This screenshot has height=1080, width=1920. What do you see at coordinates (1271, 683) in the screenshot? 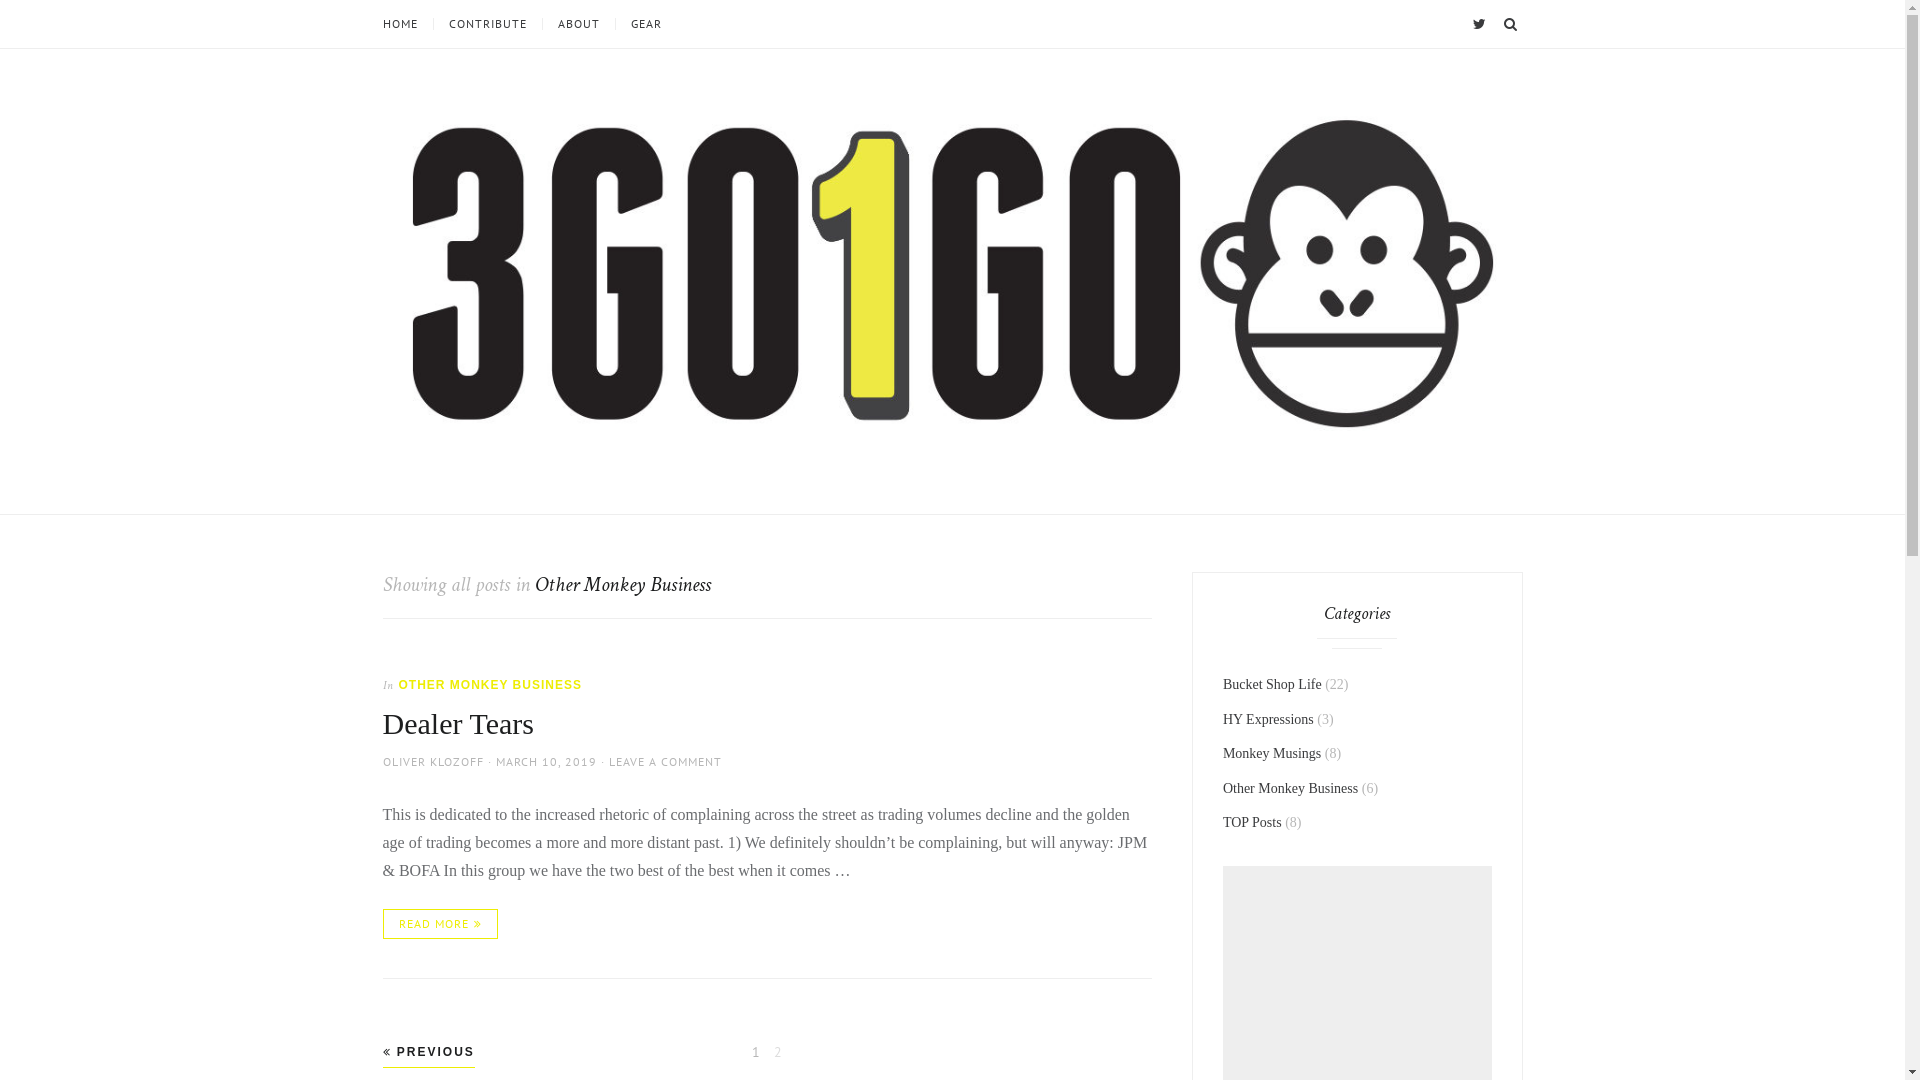
I see `'Bucket Shop Life'` at bounding box center [1271, 683].